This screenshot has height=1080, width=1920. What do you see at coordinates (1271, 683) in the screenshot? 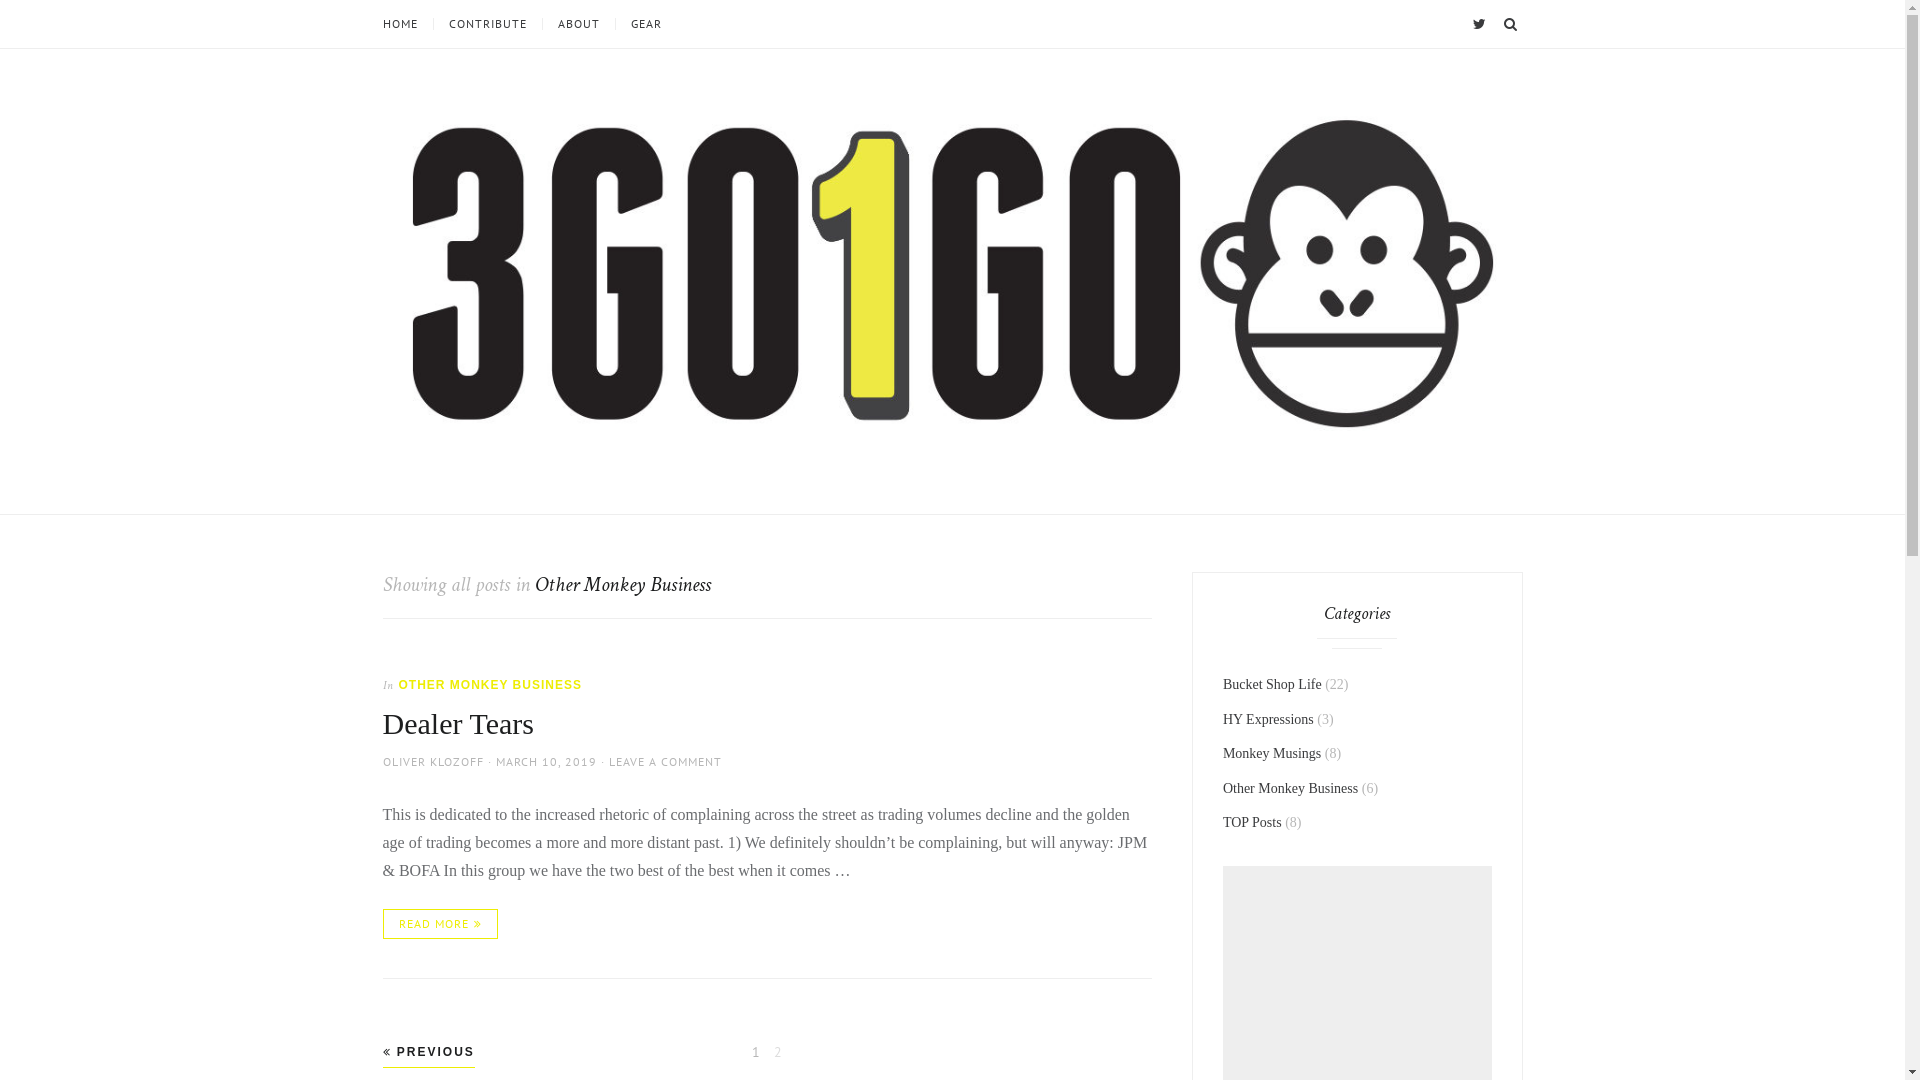
I see `'Bucket Shop Life'` at bounding box center [1271, 683].